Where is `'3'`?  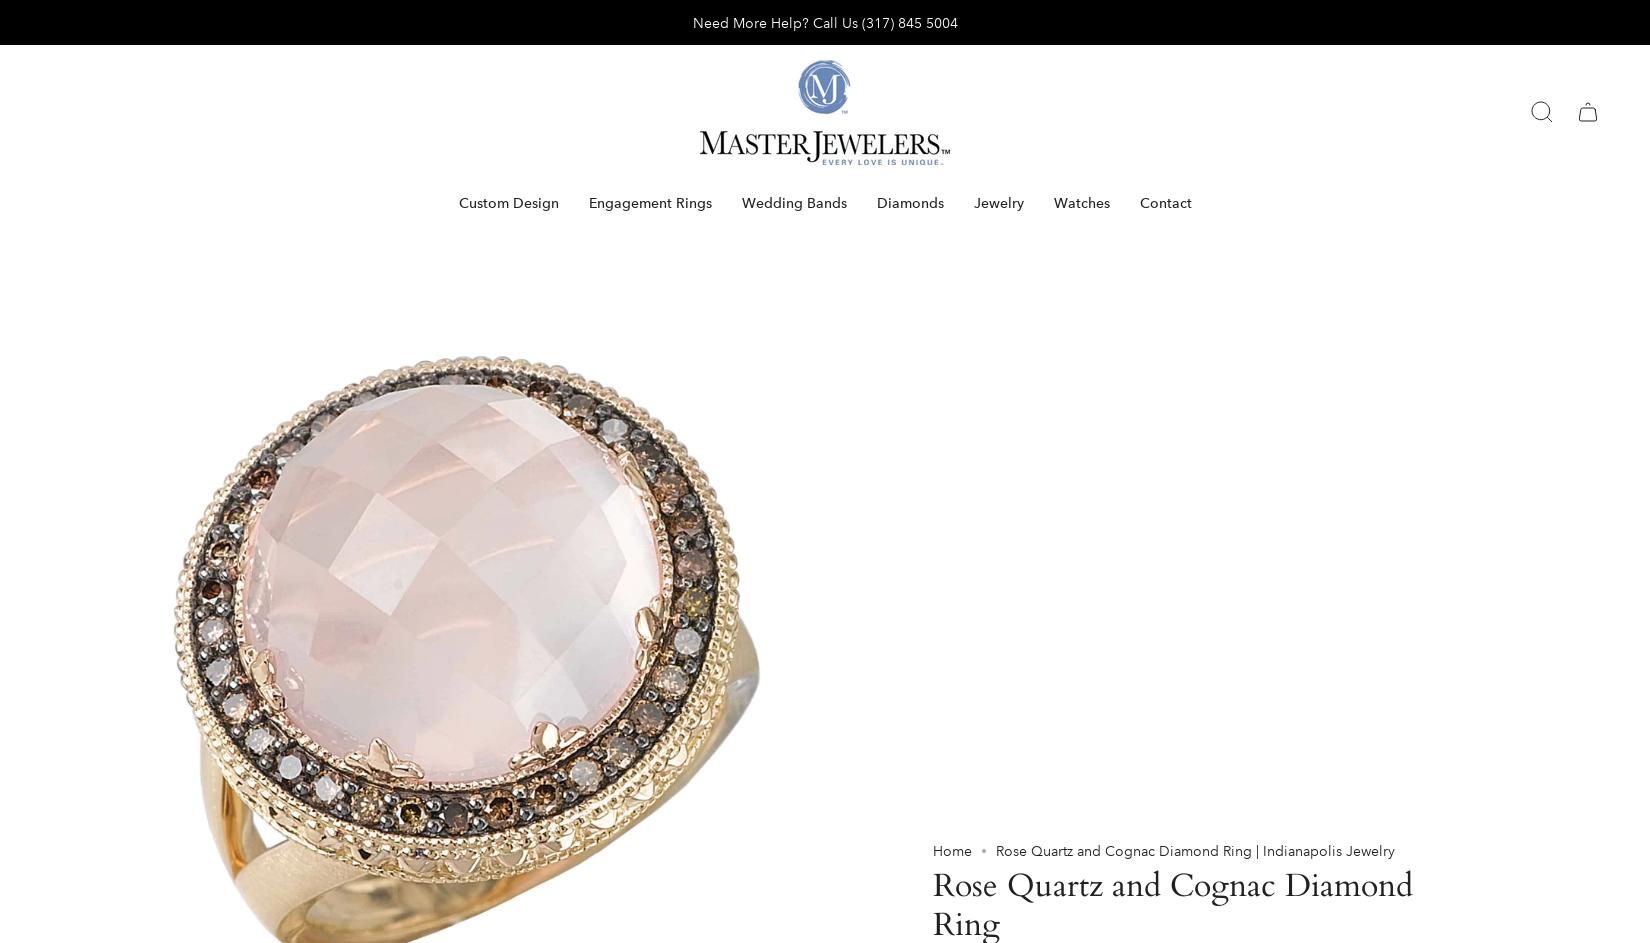
'3' is located at coordinates (945, 344).